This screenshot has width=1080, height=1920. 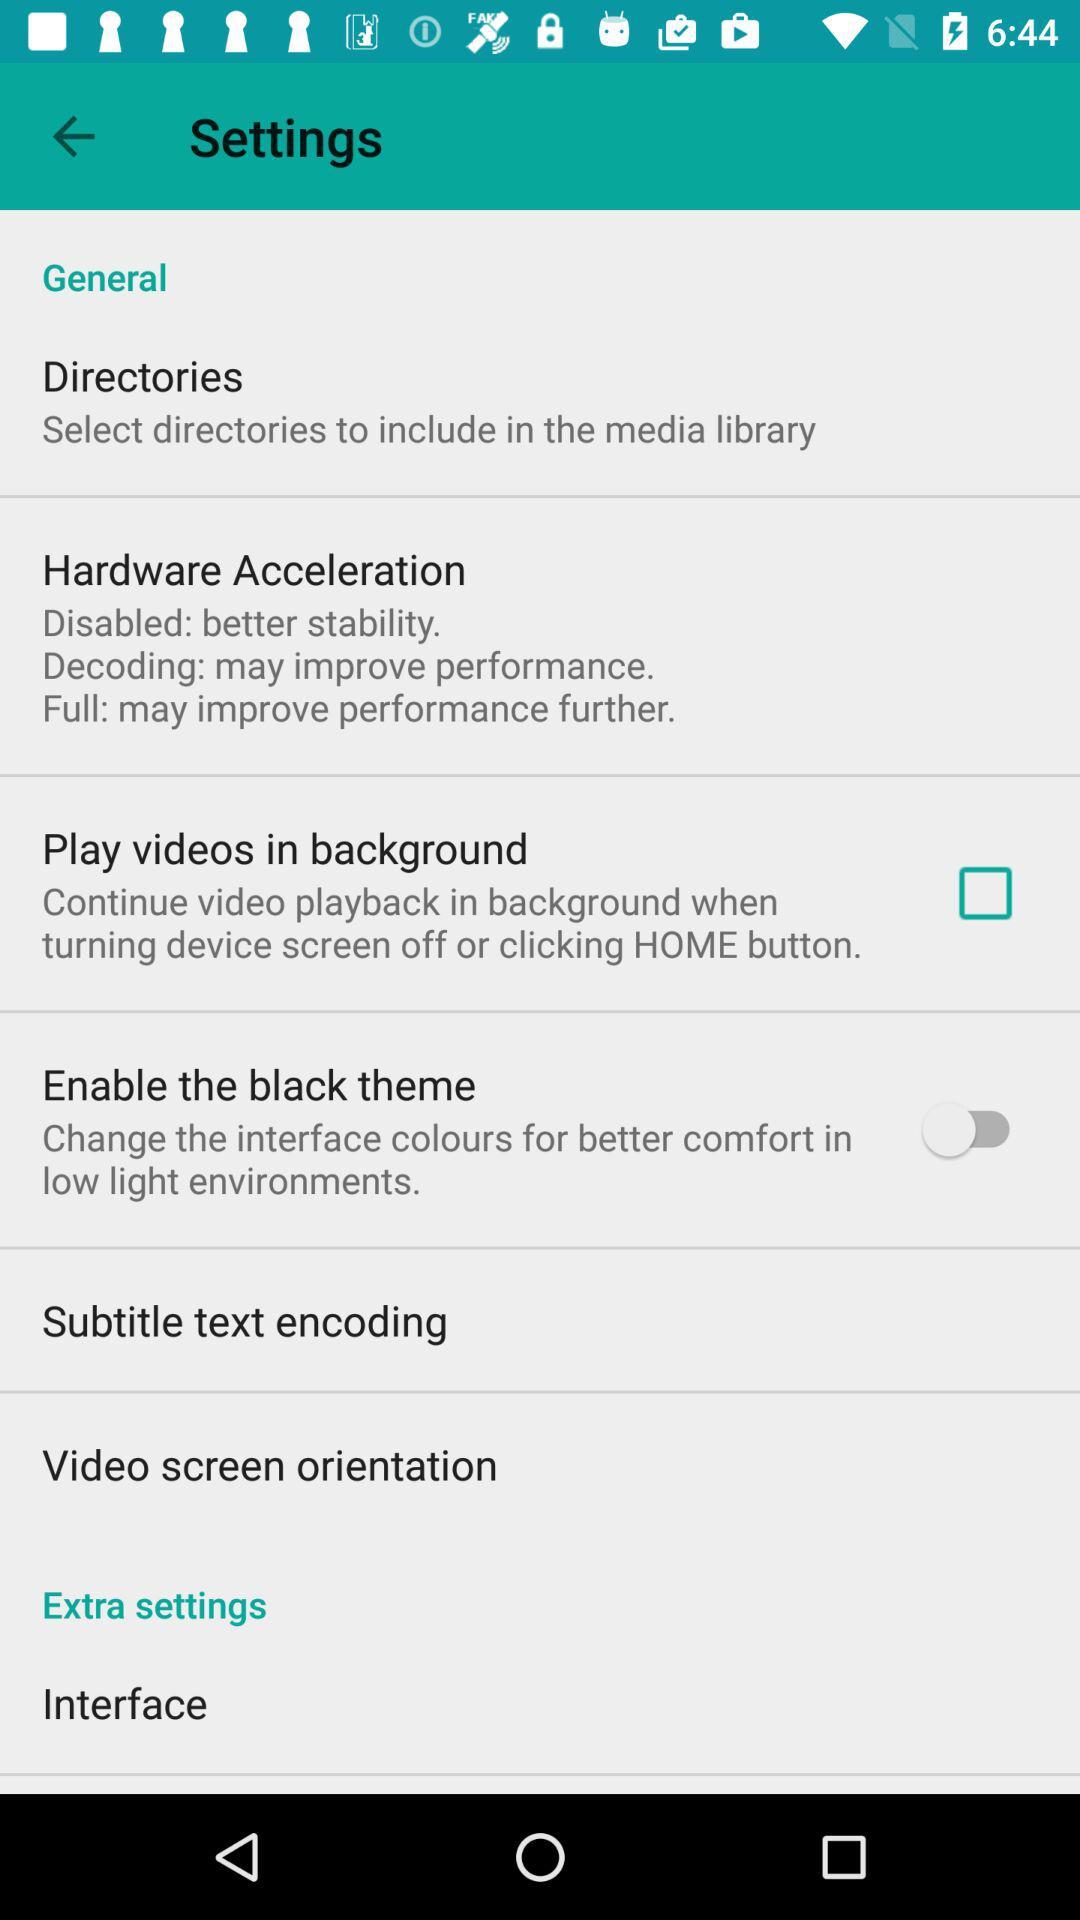 I want to click on item to the left of the settings app, so click(x=72, y=135).